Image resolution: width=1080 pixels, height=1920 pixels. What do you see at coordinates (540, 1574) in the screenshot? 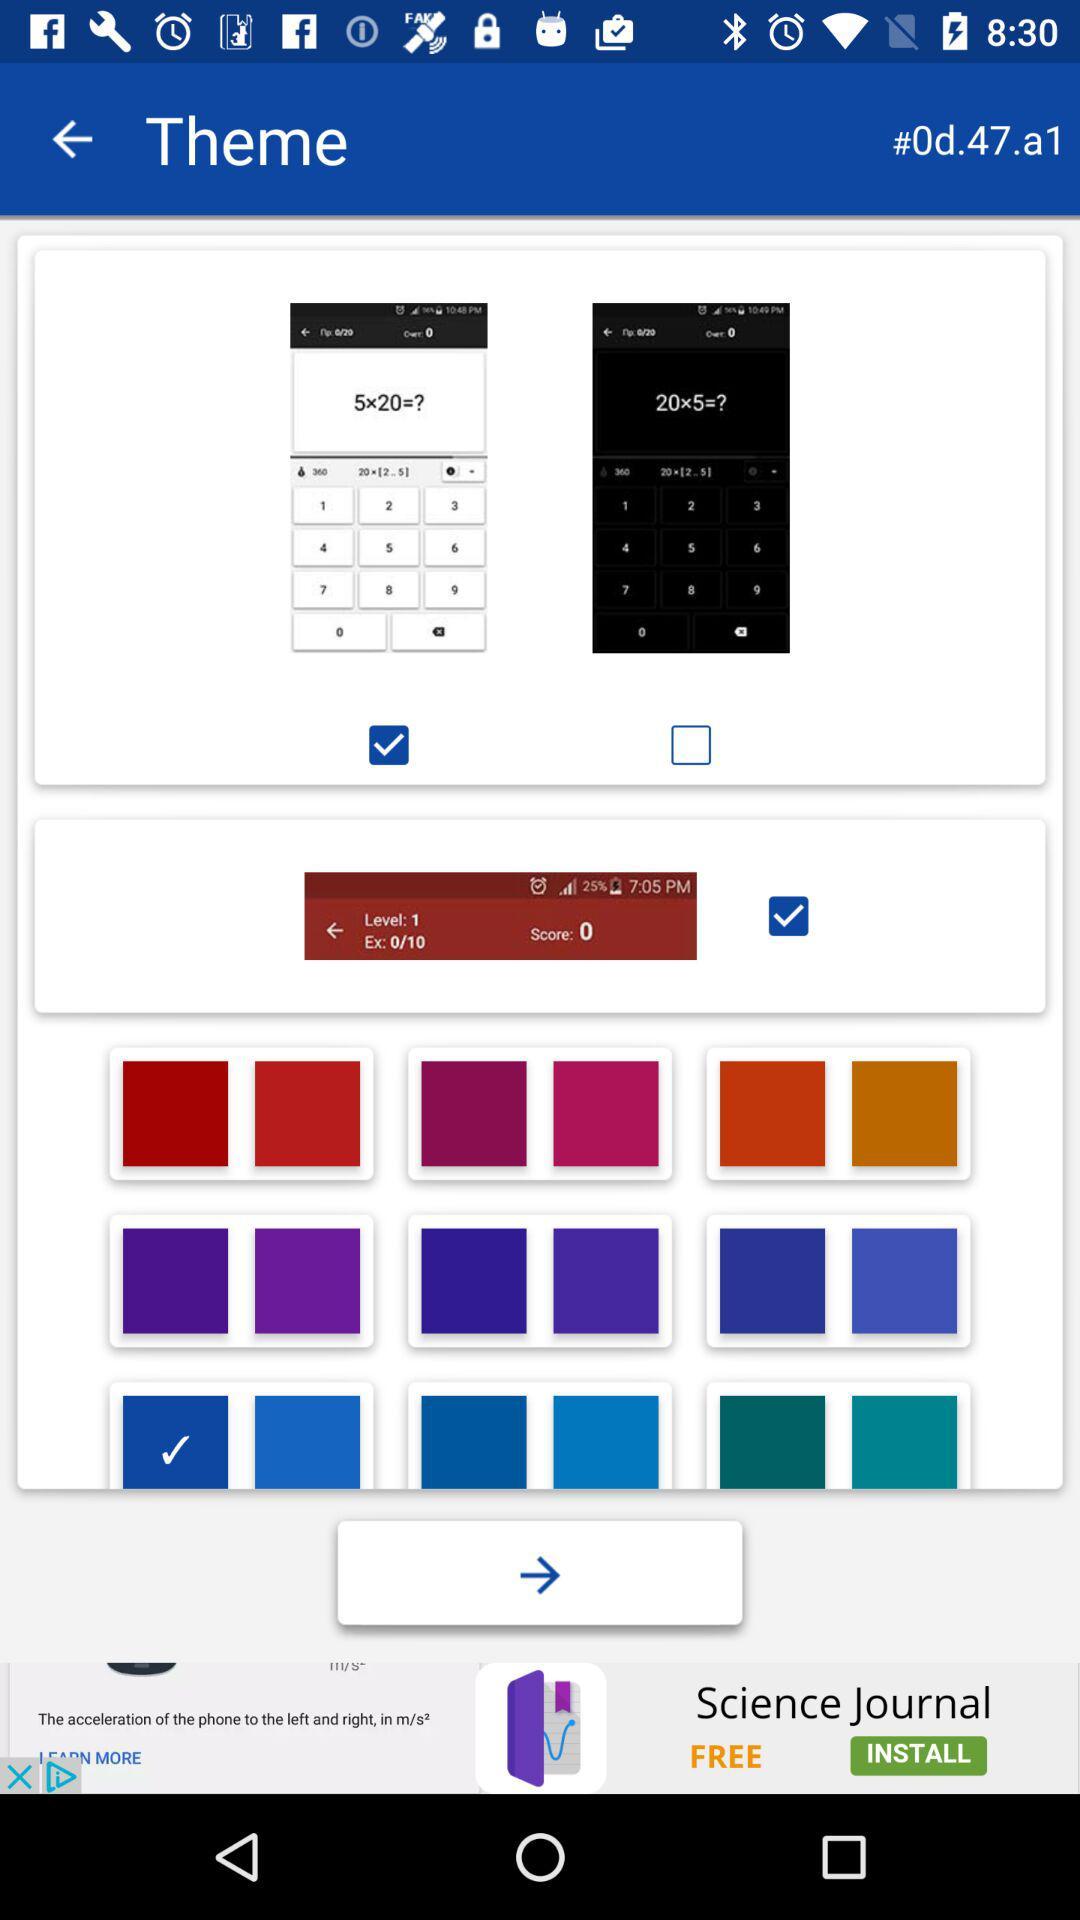
I see `the bottom blue button` at bounding box center [540, 1574].